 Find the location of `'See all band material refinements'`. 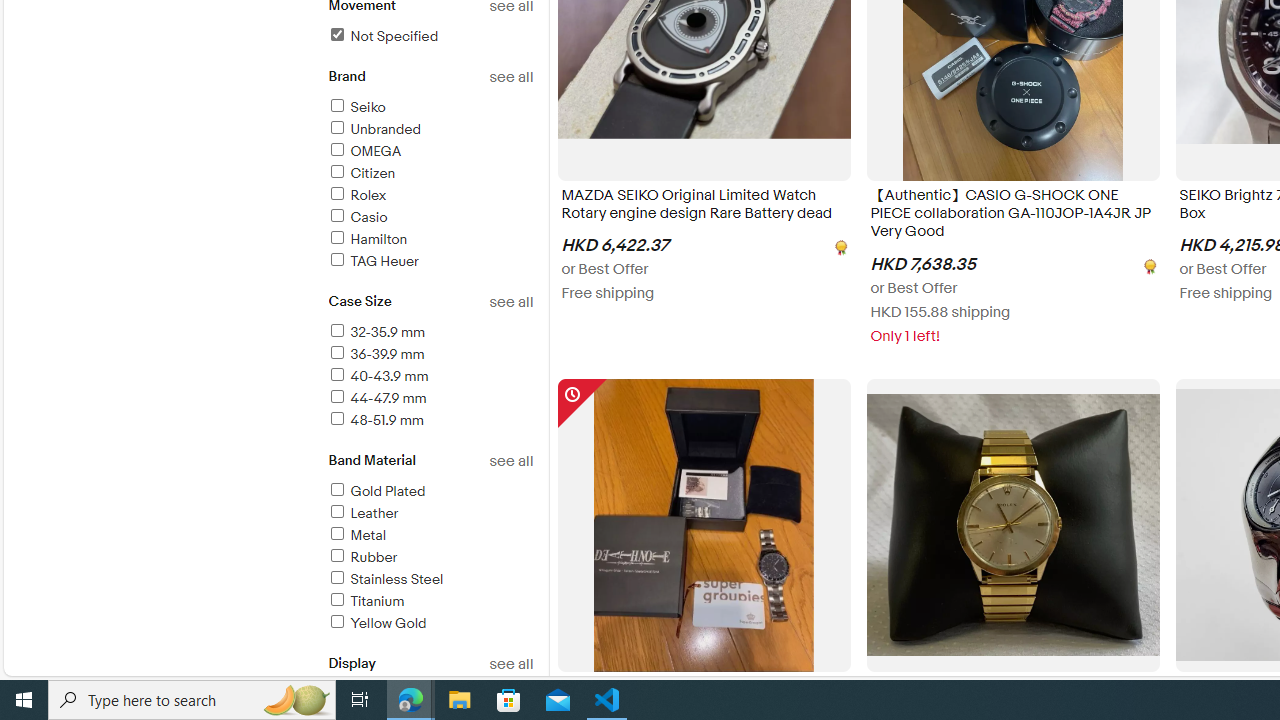

'See all band material refinements' is located at coordinates (511, 461).